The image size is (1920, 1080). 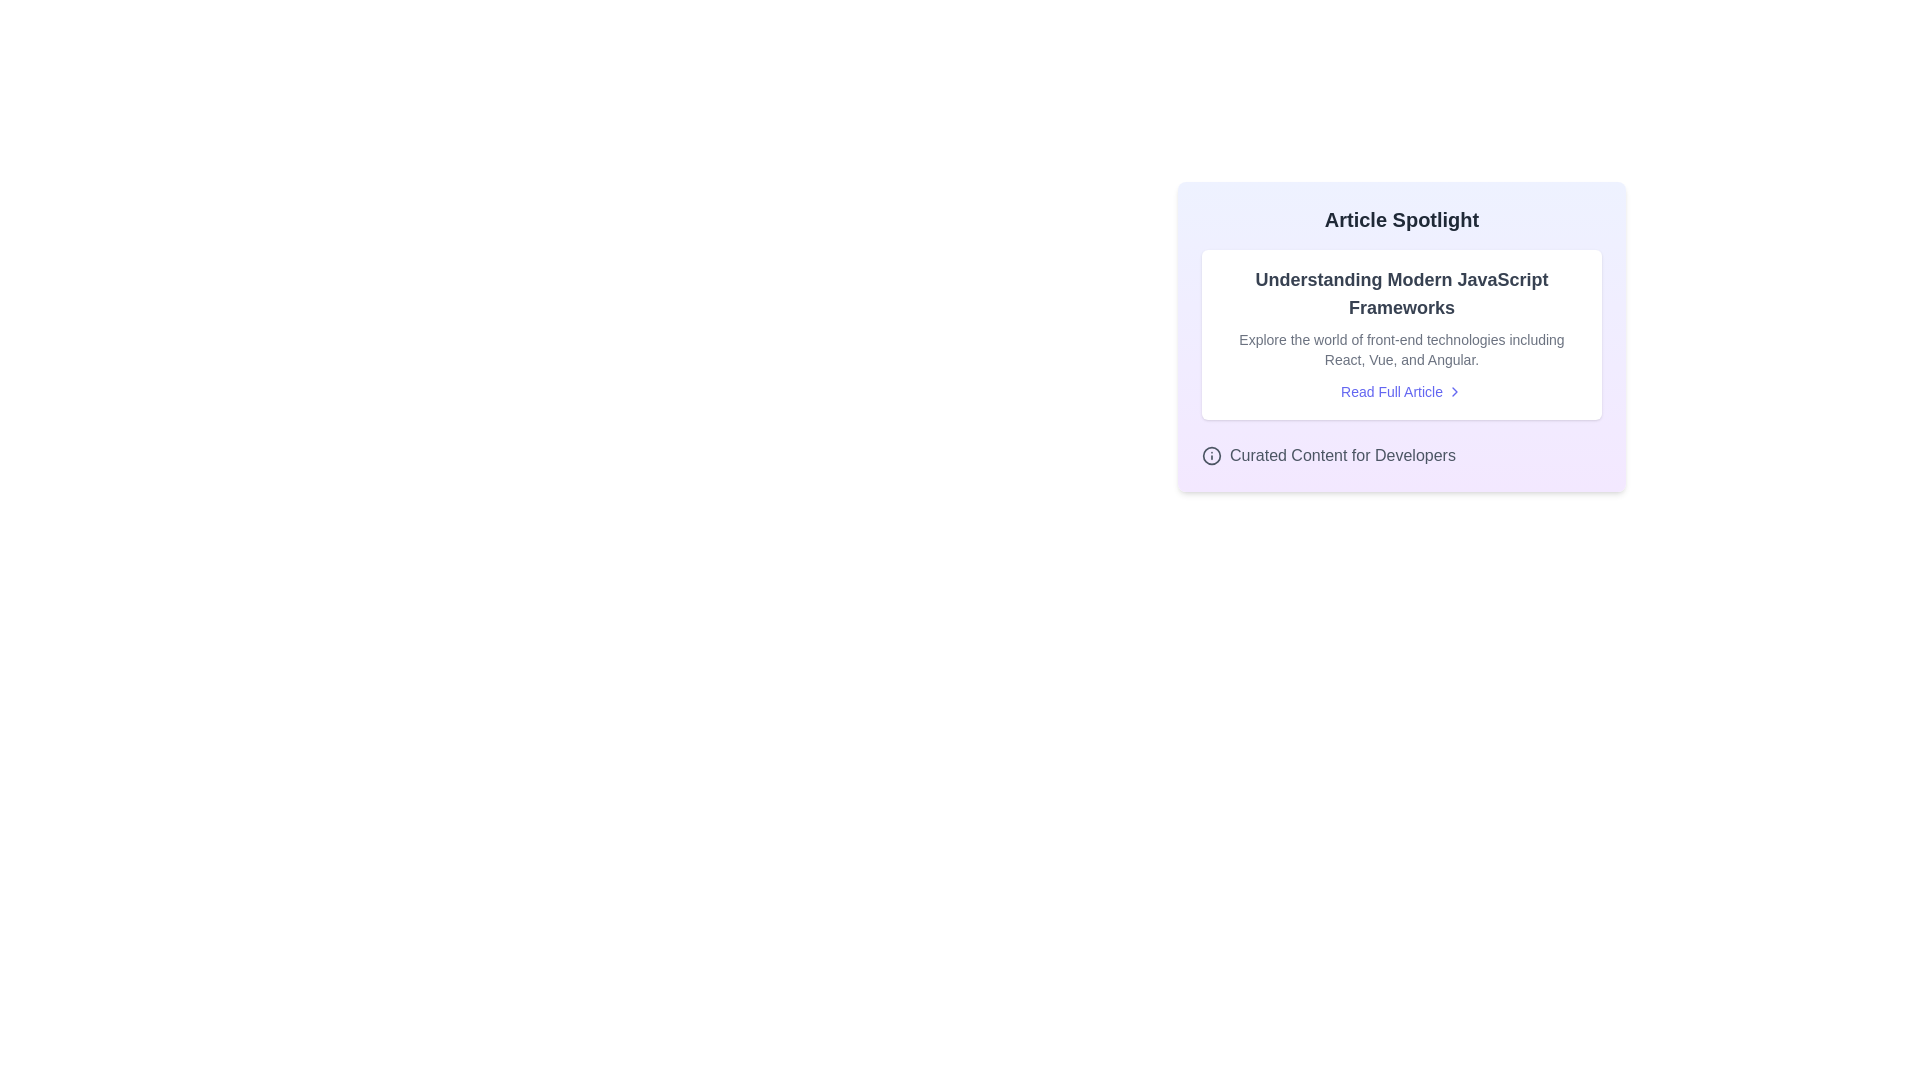 I want to click on static text that provides descriptive information about the content of the module or article, located below the title 'Understanding Modern JavaScript Frameworks' and above the 'Read Full Article' link, so click(x=1400, y=349).